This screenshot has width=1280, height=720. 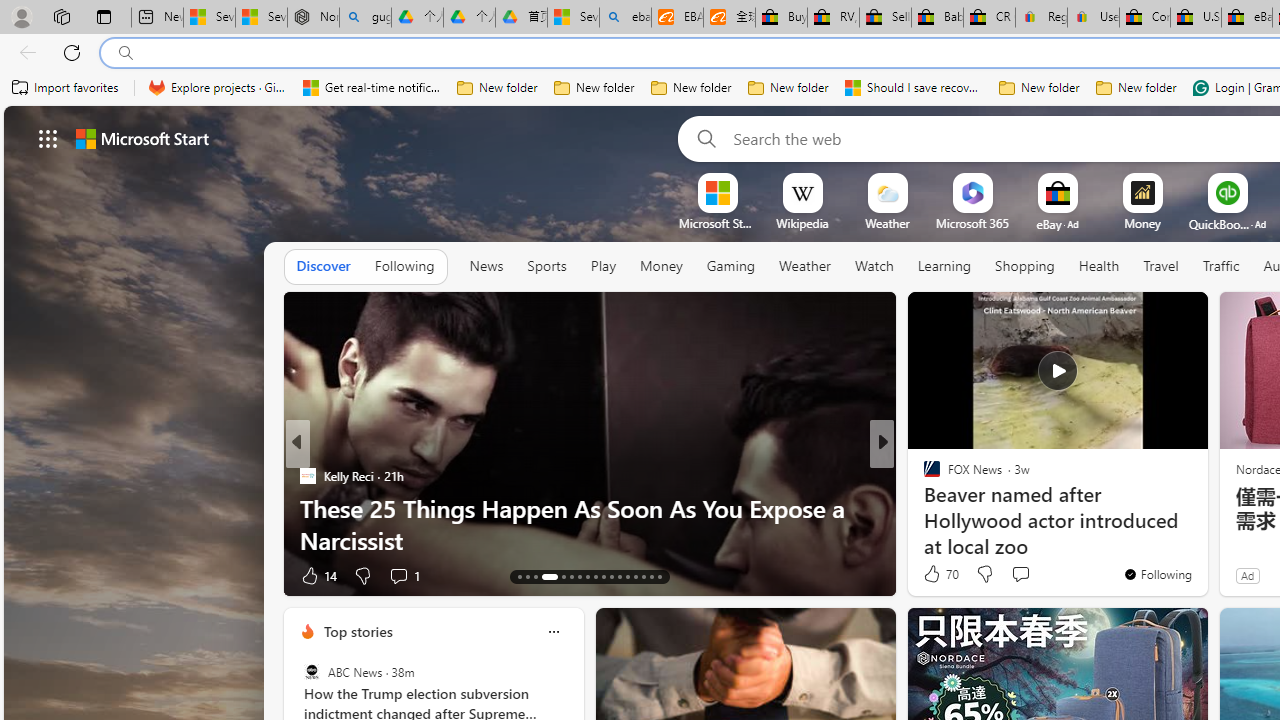 I want to click on 'View comments 167 Comment', so click(x=1025, y=575).